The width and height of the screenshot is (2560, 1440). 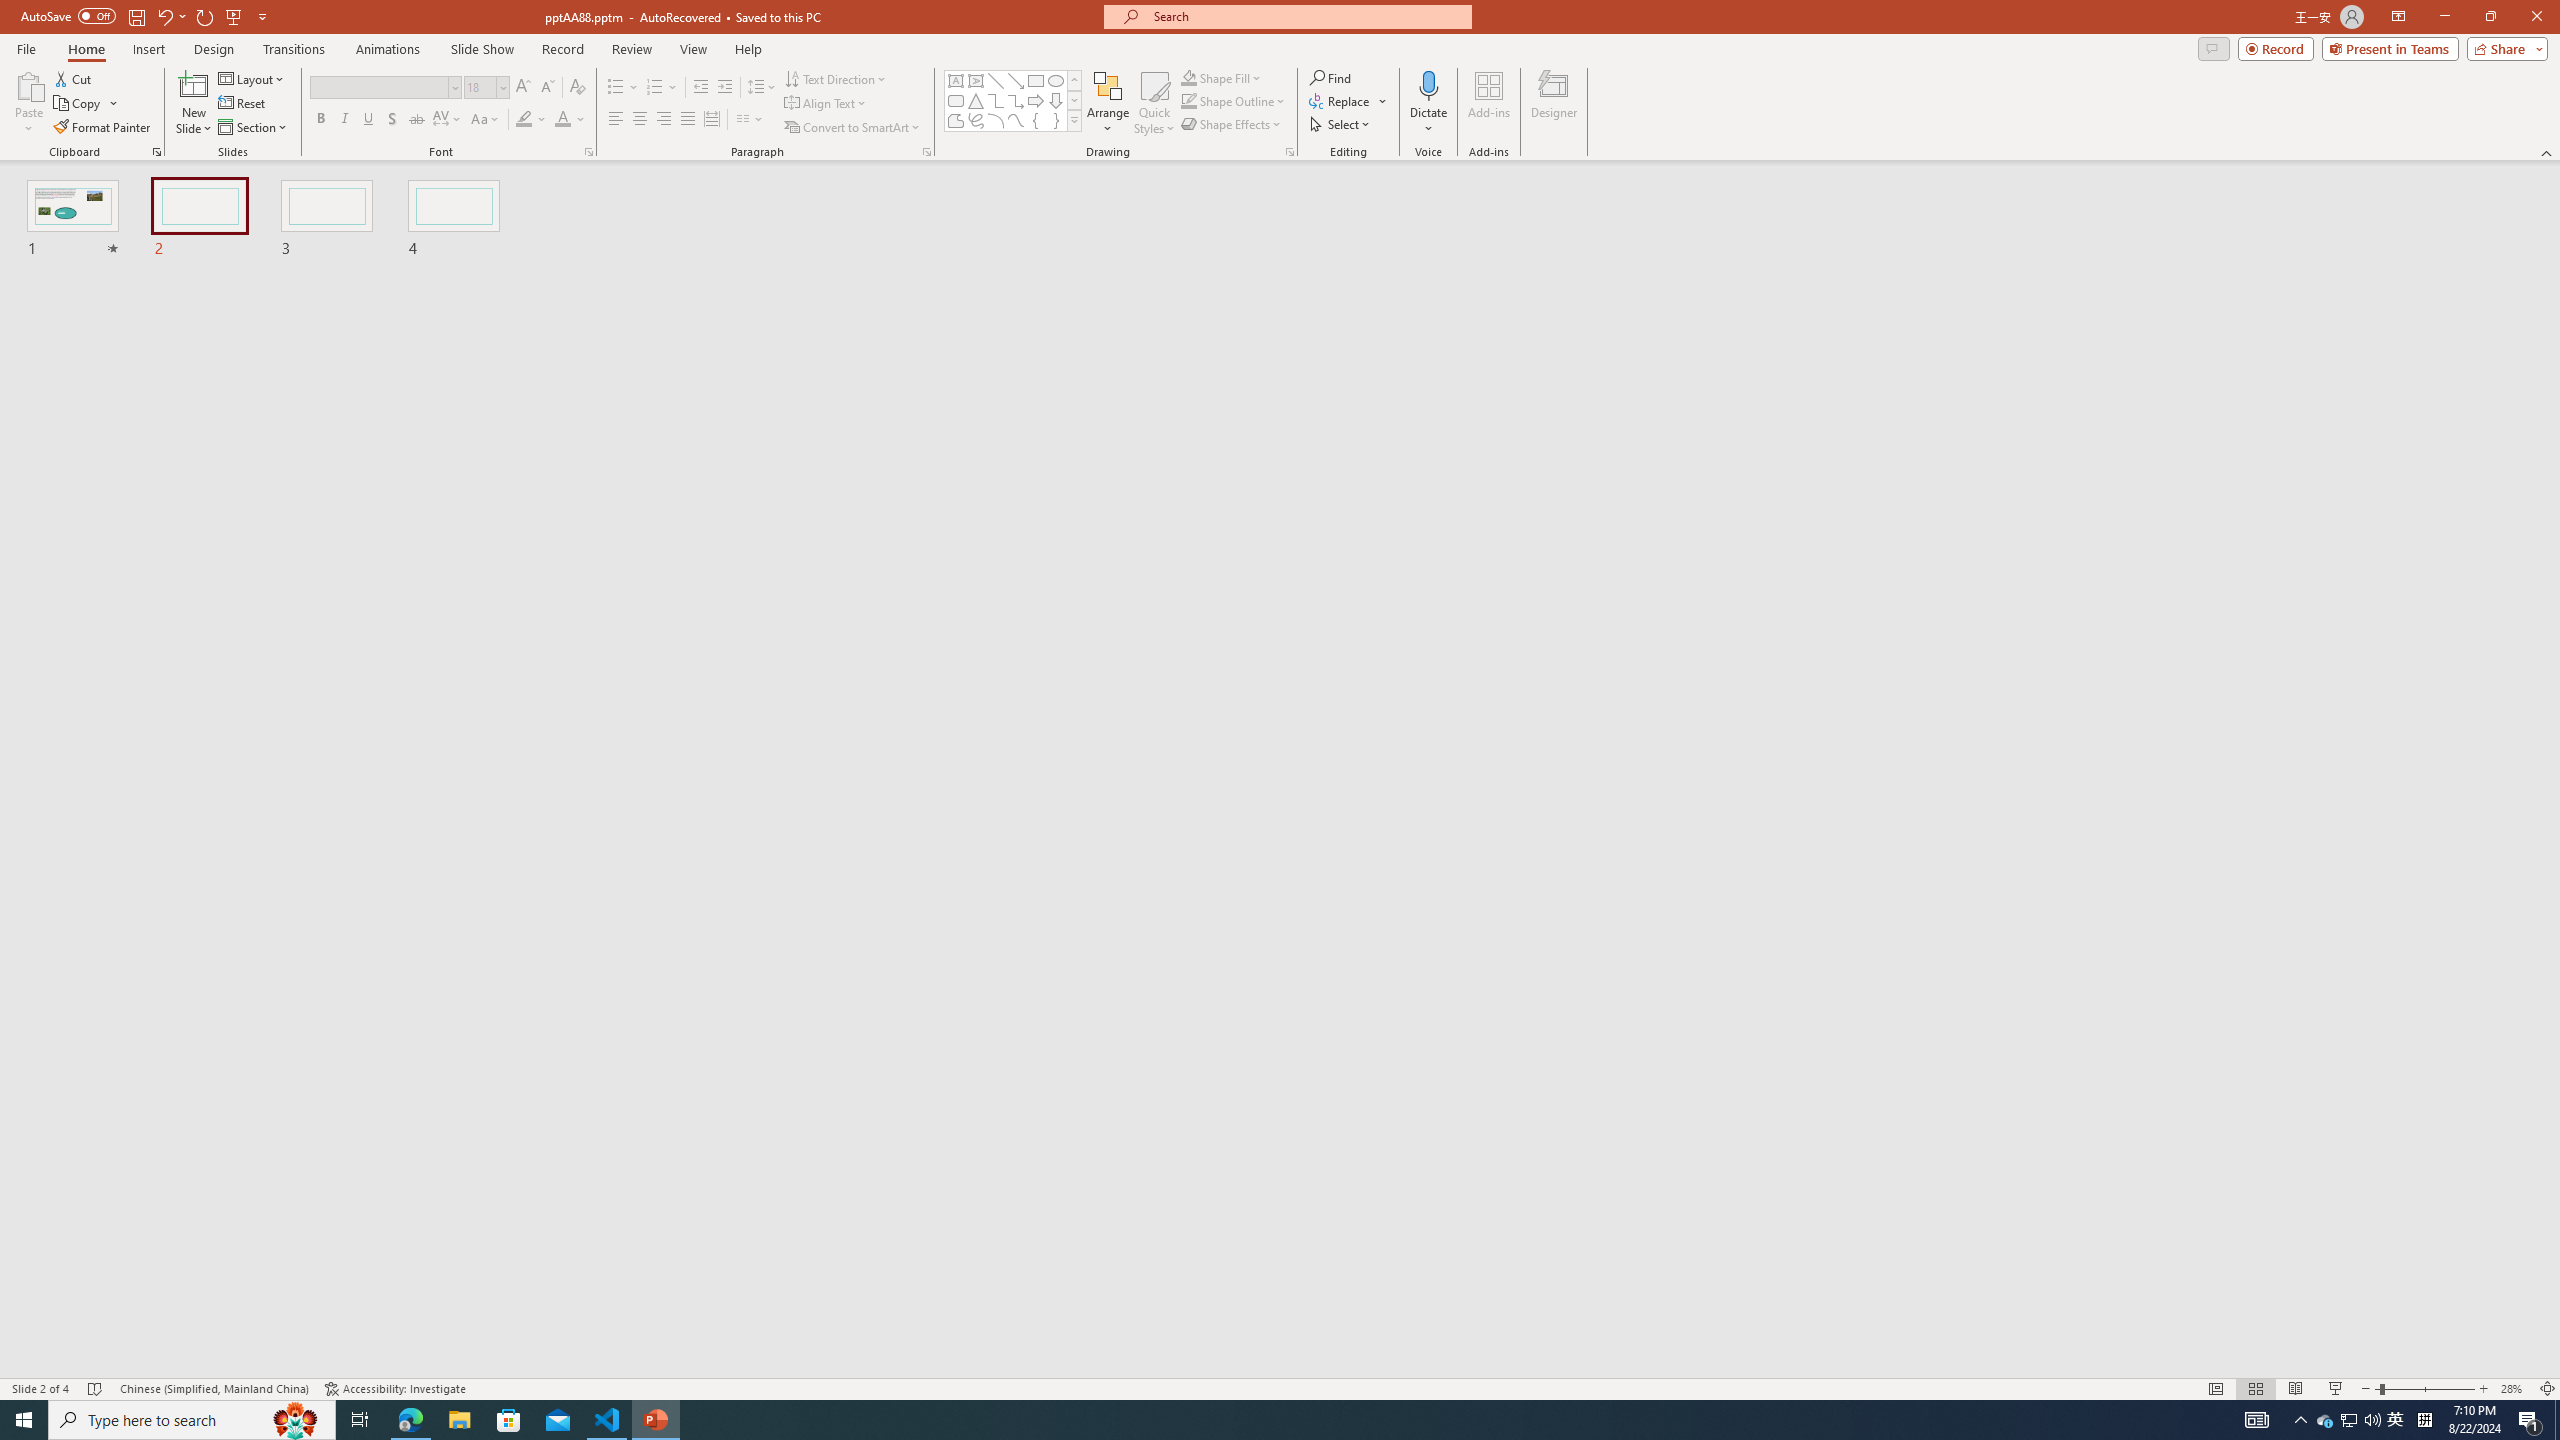 I want to click on 'Decrease Indent', so click(x=701, y=87).